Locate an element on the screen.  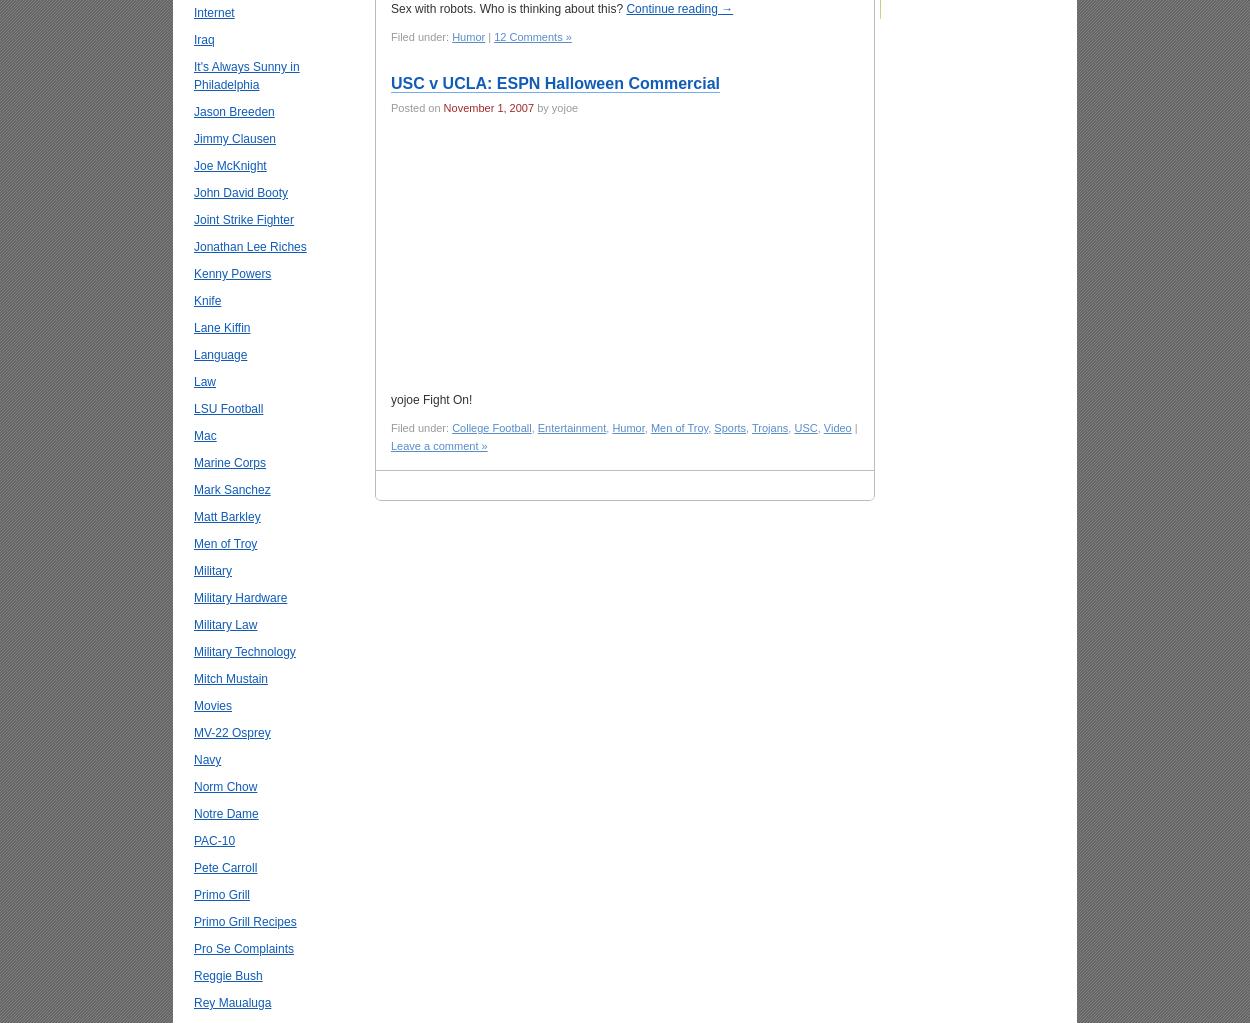
'Mark Sanchez' is located at coordinates (230, 490).